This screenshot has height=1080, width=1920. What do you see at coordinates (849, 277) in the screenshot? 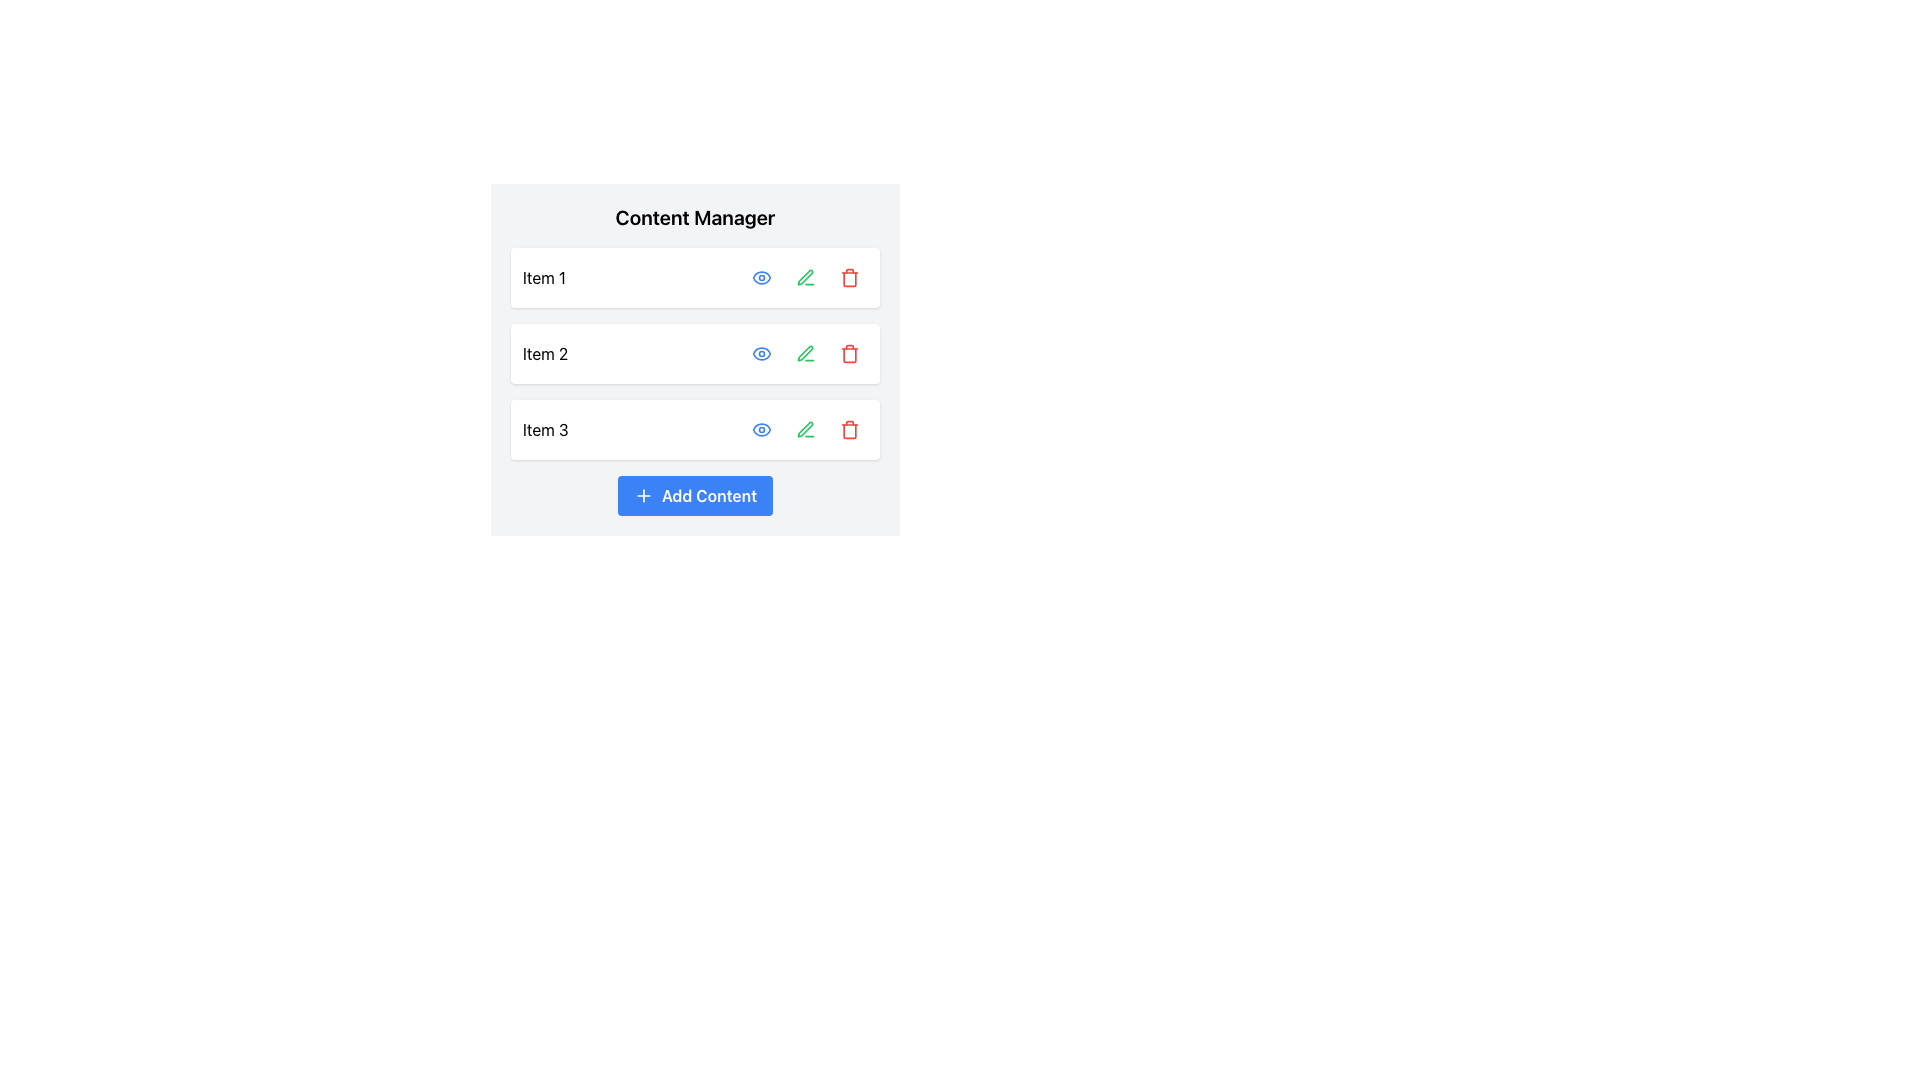
I see `the trash can icon button, which is the last icon in the row associated with 'Item 1' in the Content Manager, to observe its visual feedback` at bounding box center [849, 277].